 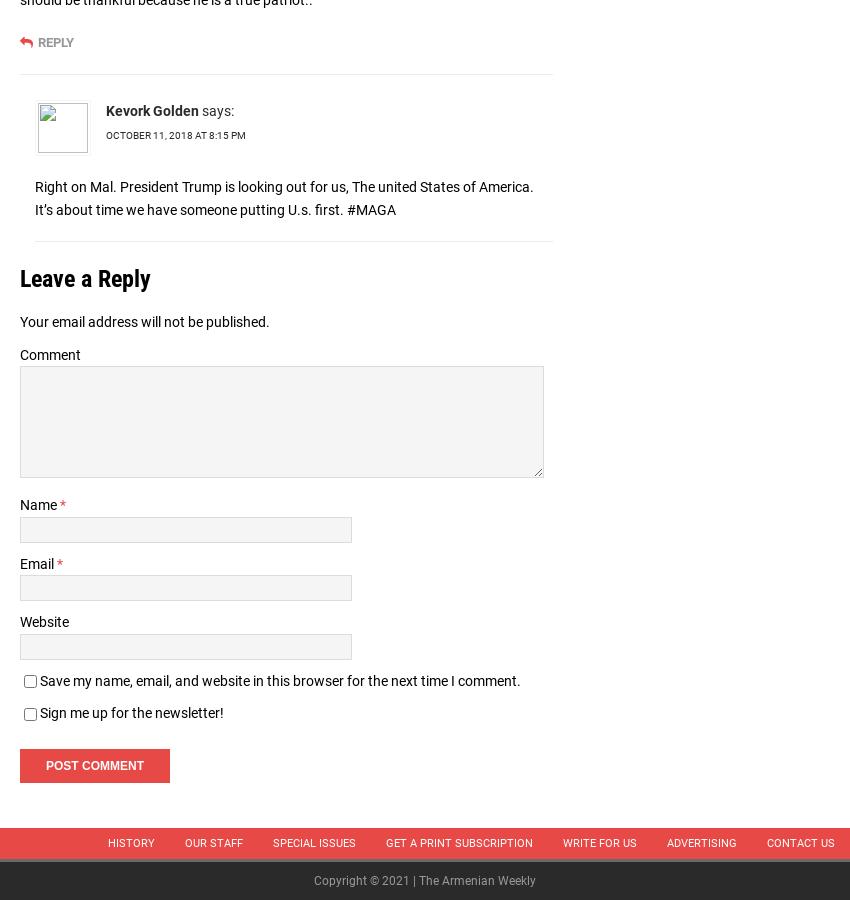 I want to click on 'Your email address will not be published.', so click(x=145, y=321).